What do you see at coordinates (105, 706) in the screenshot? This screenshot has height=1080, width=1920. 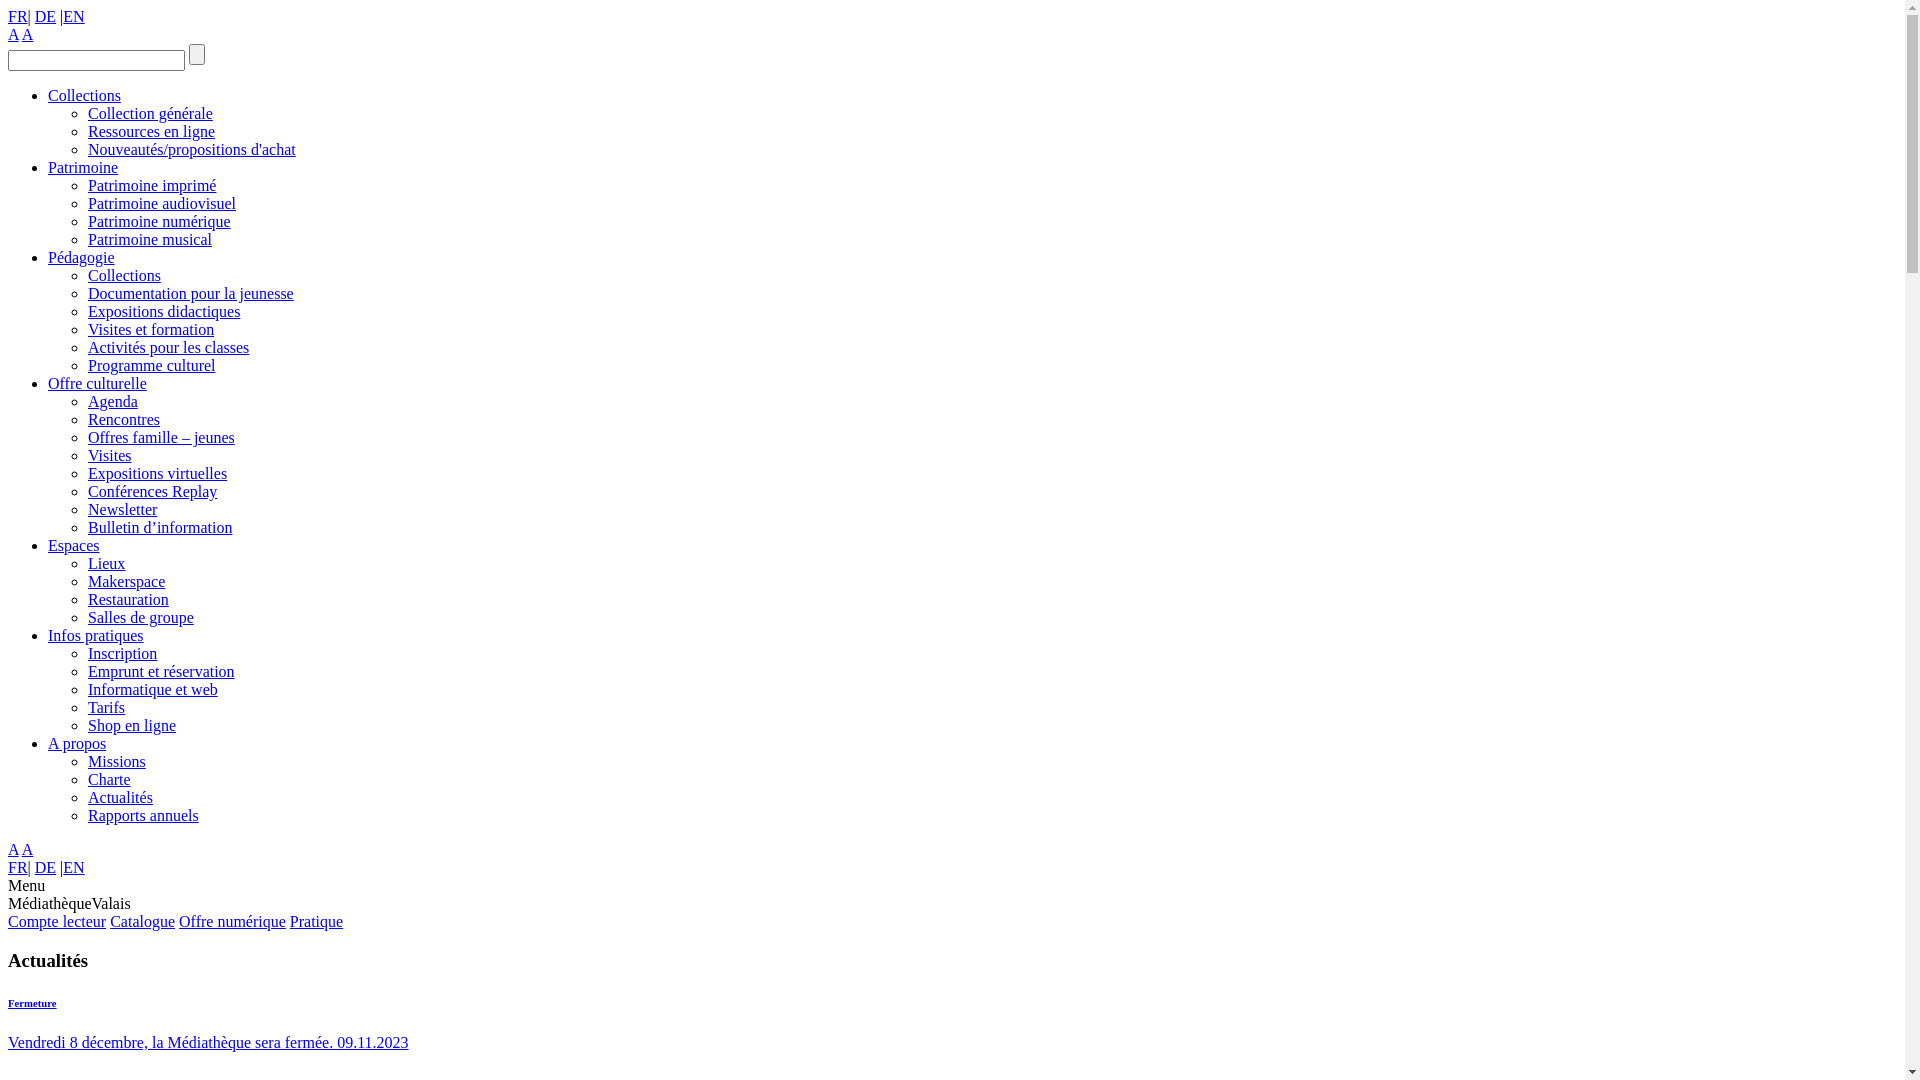 I see `'Tarifs'` at bounding box center [105, 706].